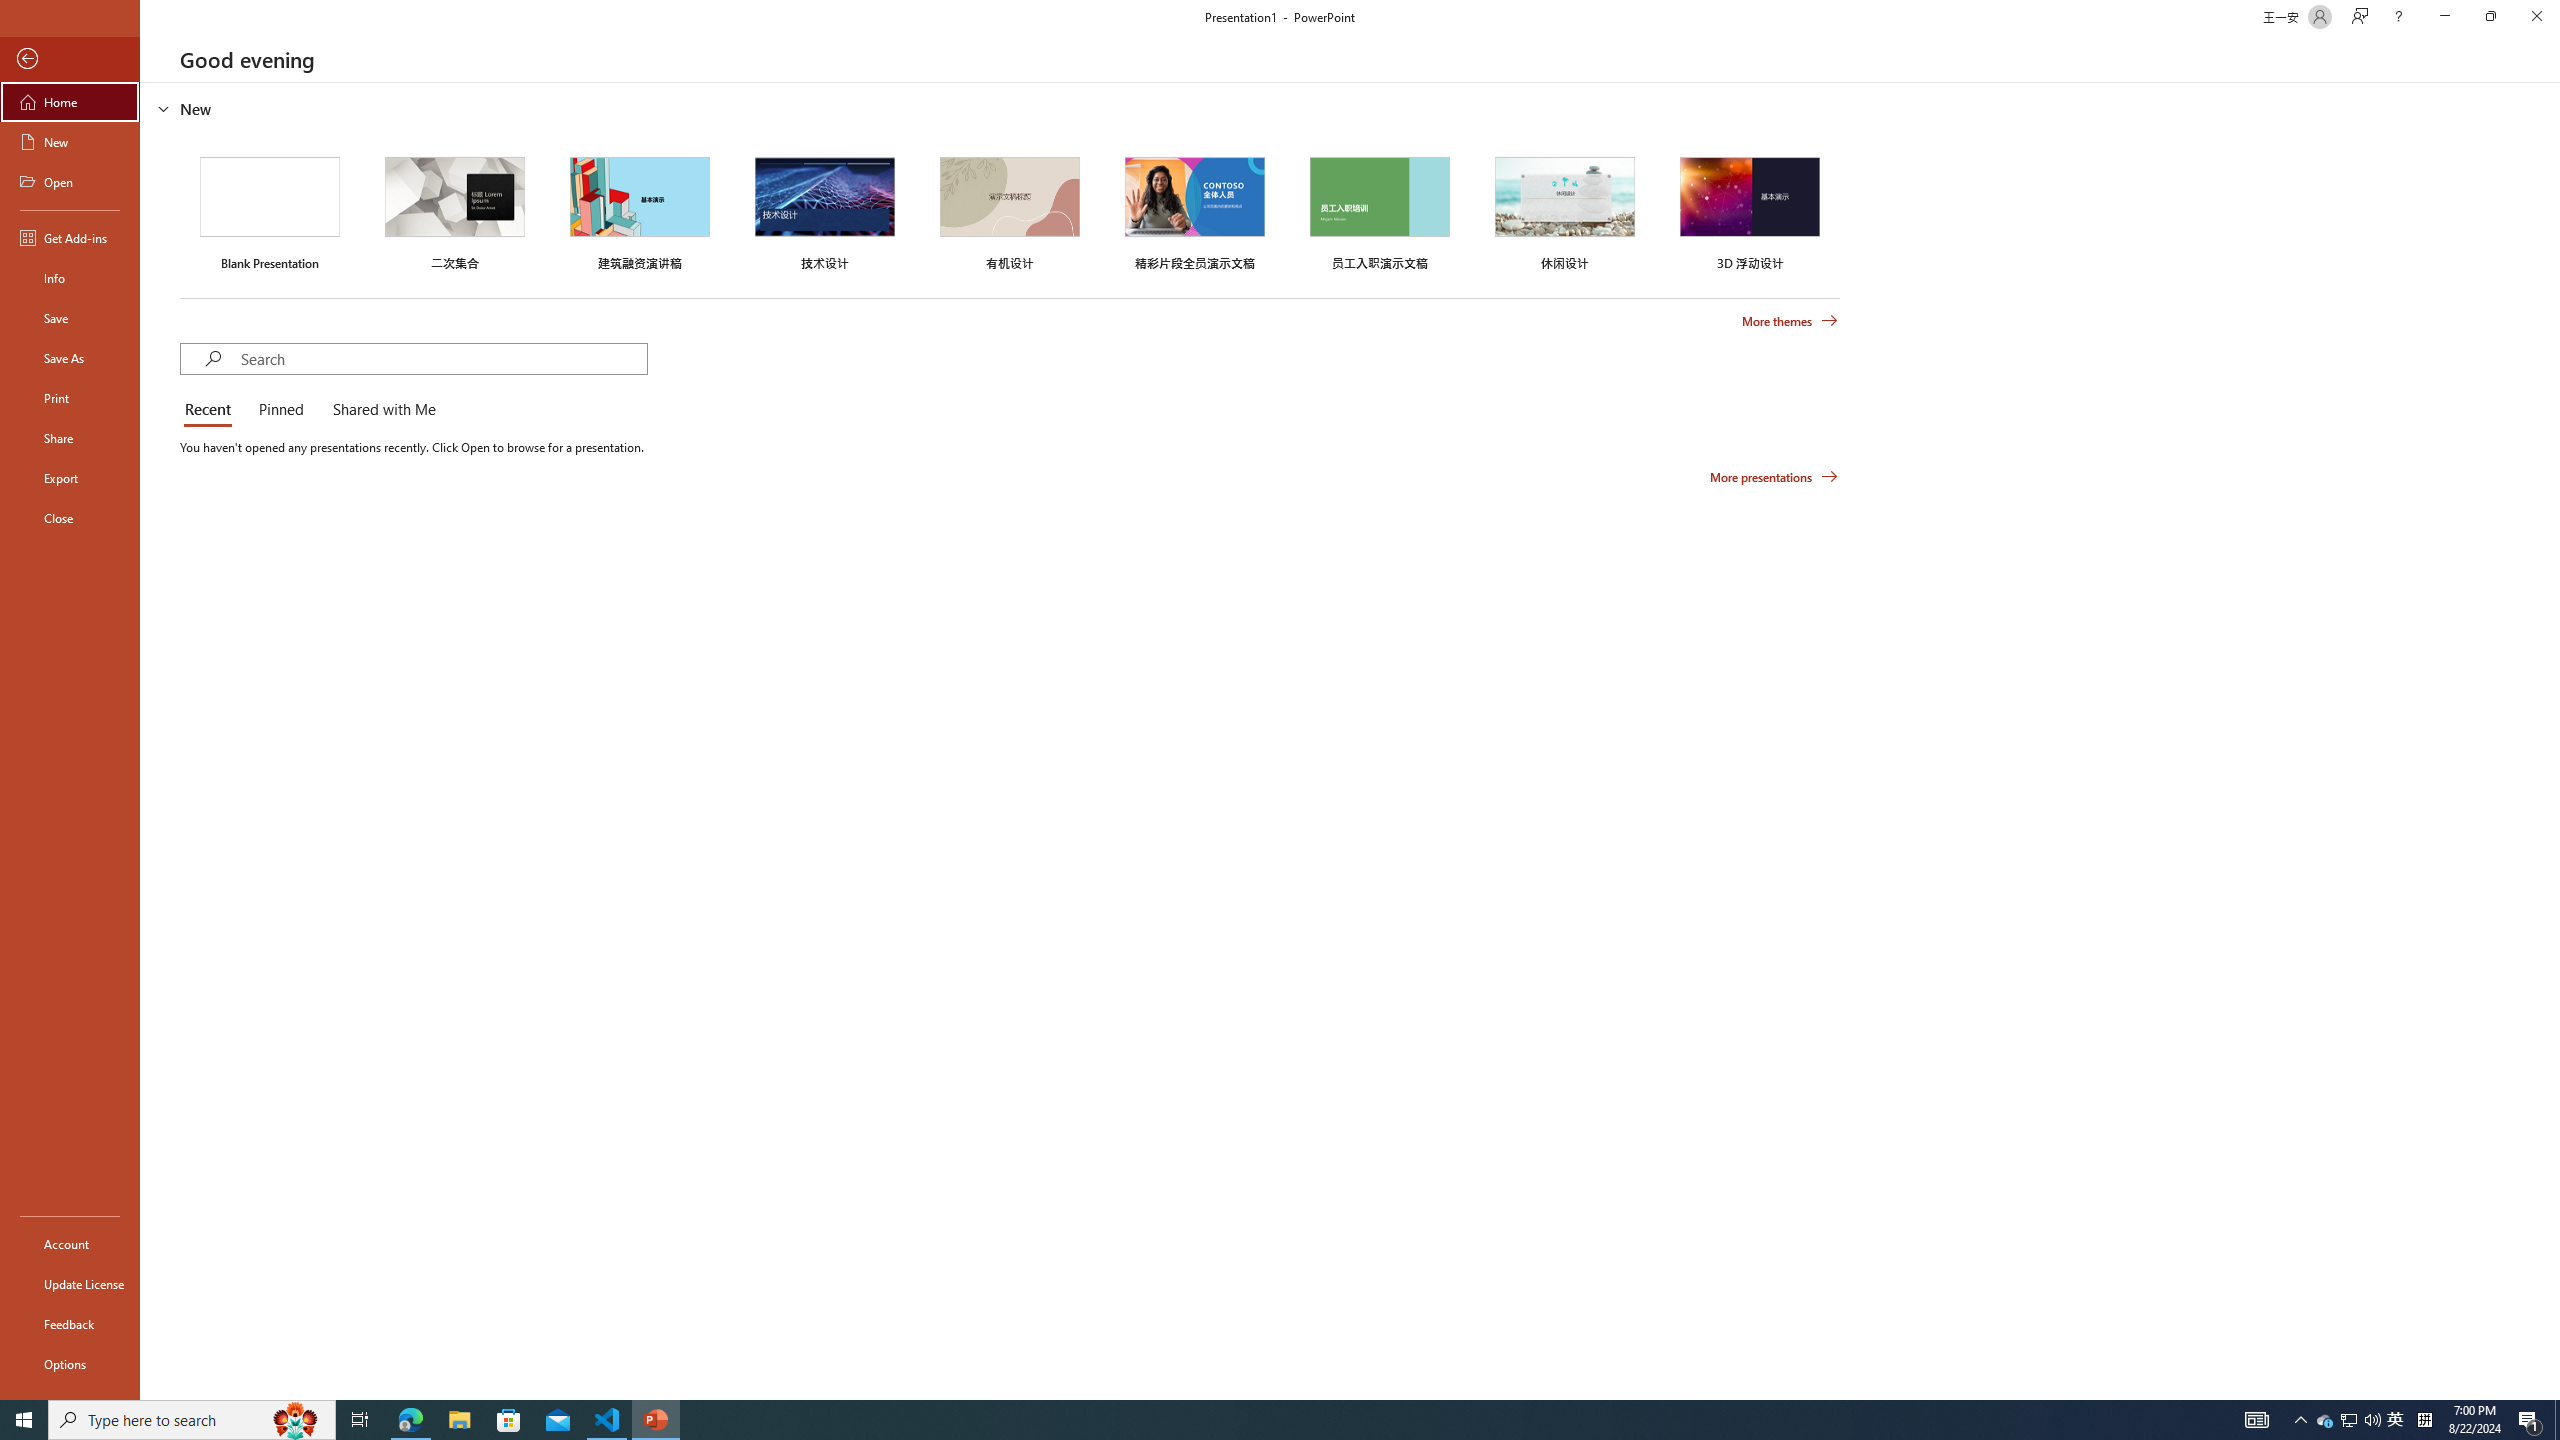 This screenshot has height=1440, width=2560. I want to click on 'Save As', so click(69, 356).